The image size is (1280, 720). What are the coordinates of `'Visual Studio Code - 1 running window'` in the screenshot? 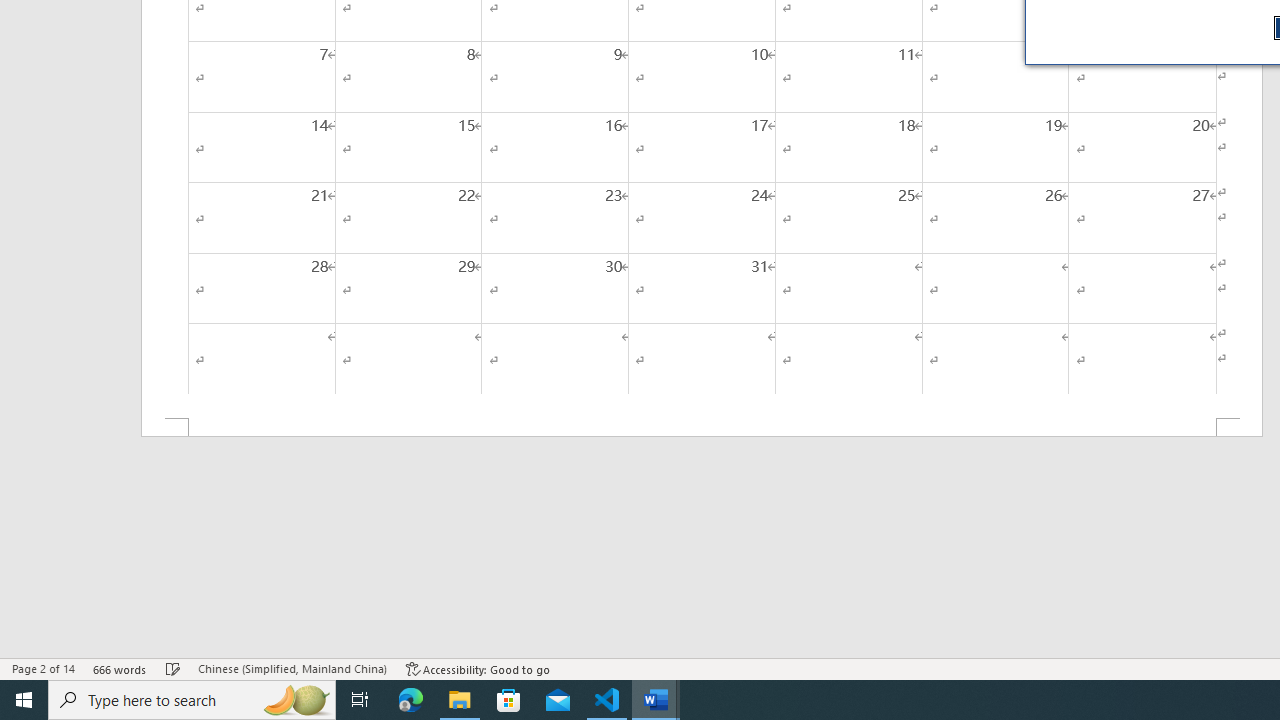 It's located at (606, 698).